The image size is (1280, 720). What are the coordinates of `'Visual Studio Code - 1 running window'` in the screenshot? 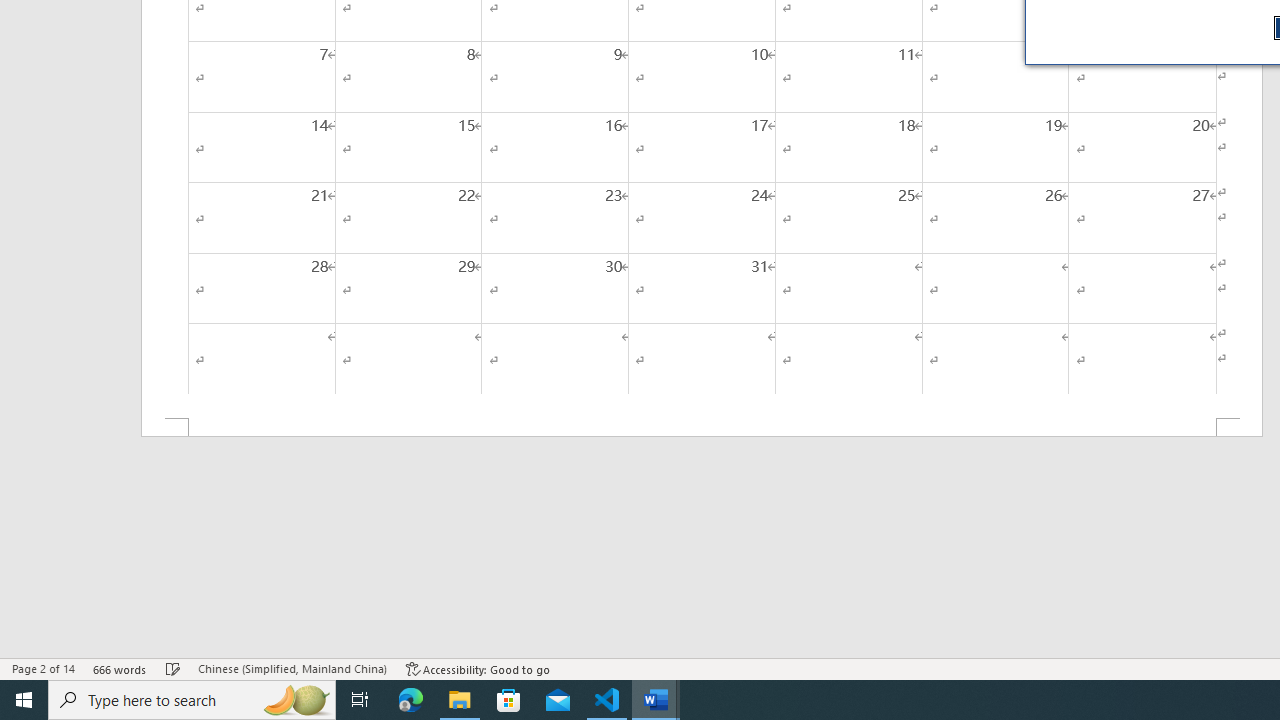 It's located at (606, 698).